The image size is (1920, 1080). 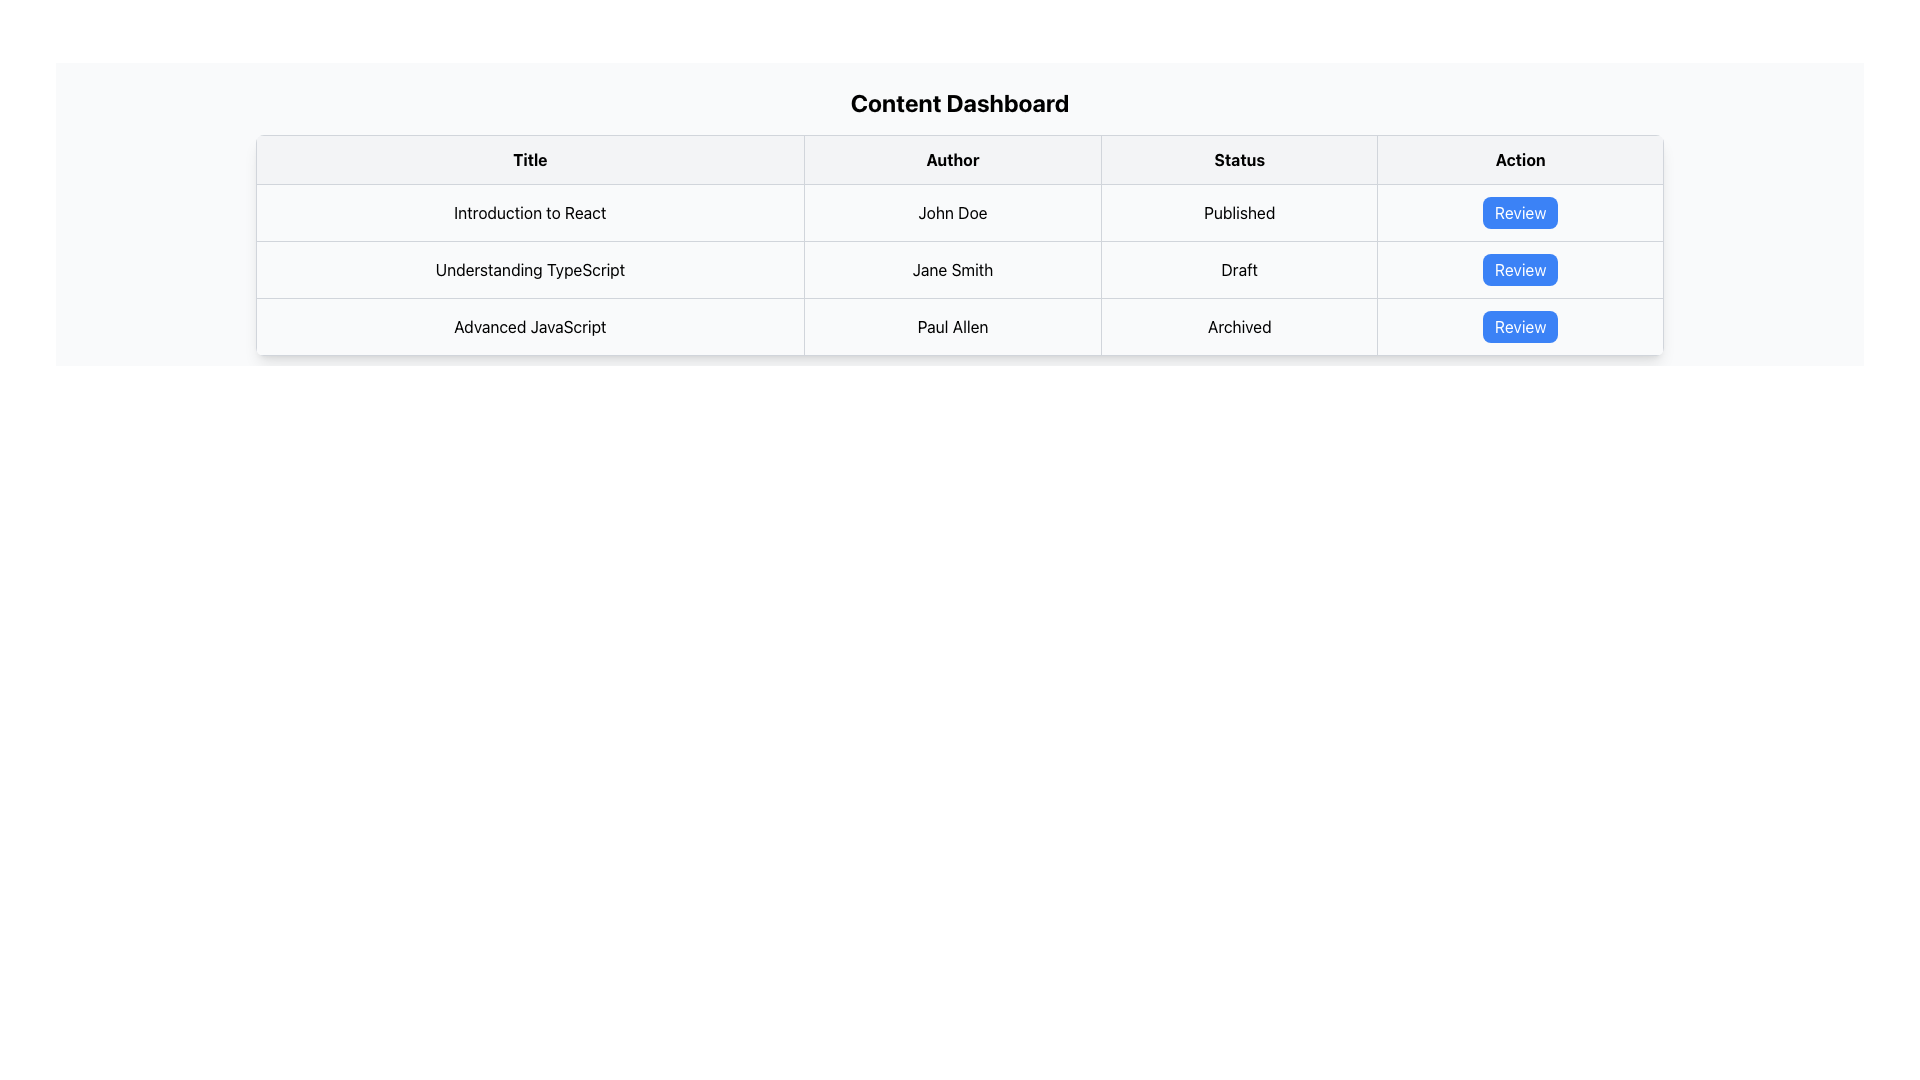 I want to click on the Static Text Label that represents the title of the 'Advanced JavaScript' entry in the 'Content Dashboard' table, located in the first cell under the 'Title' column, so click(x=530, y=326).